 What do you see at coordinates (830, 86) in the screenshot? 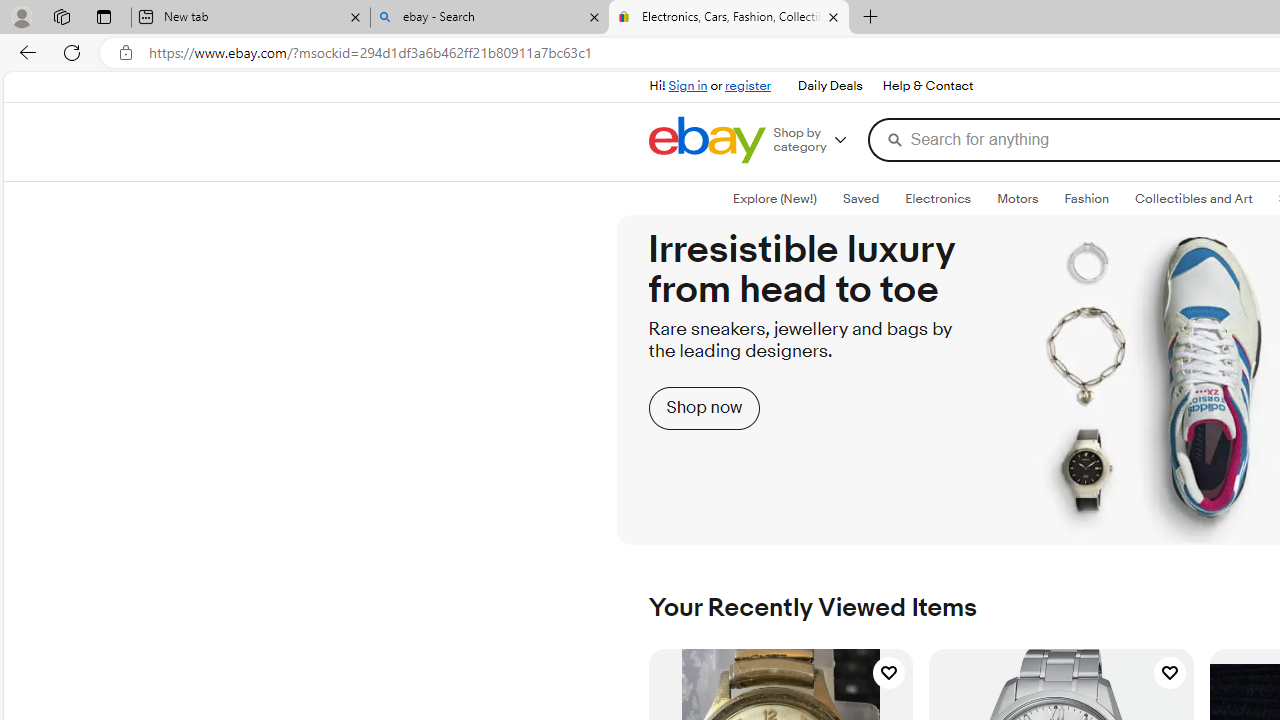
I see `'Daily Deals'` at bounding box center [830, 86].